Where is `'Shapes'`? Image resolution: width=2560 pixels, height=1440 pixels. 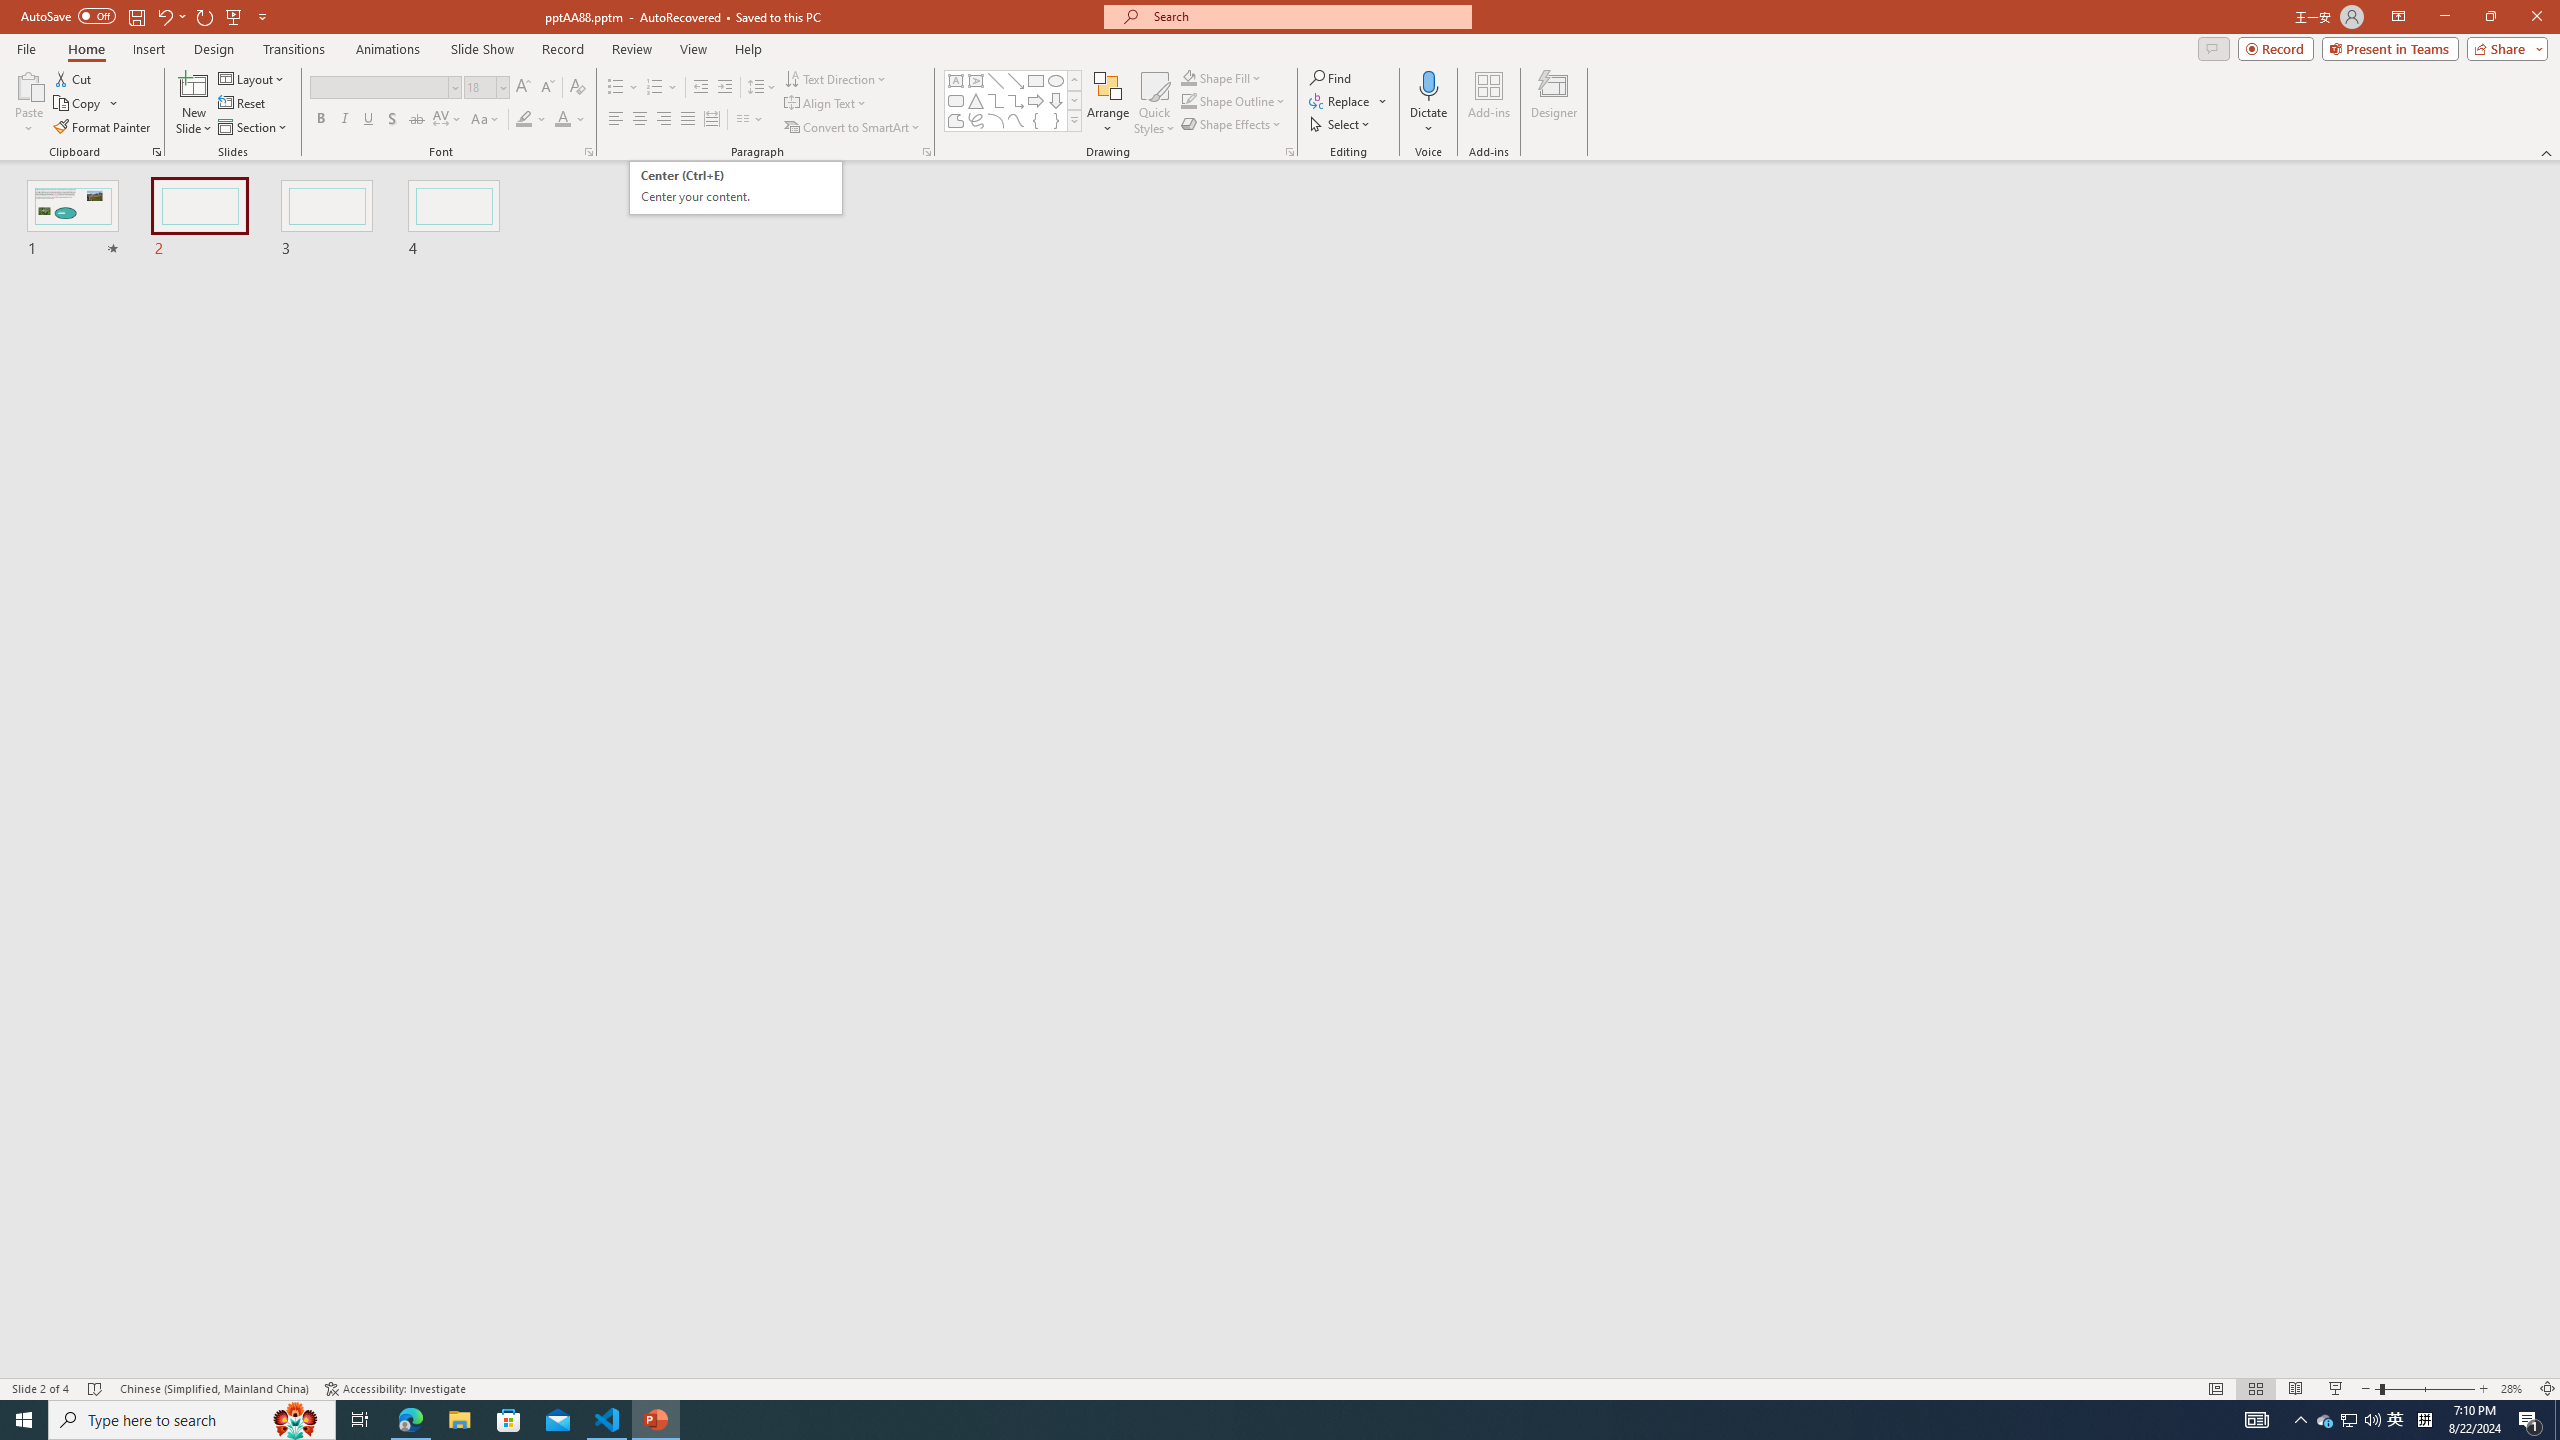
'Shapes' is located at coordinates (1075, 119).